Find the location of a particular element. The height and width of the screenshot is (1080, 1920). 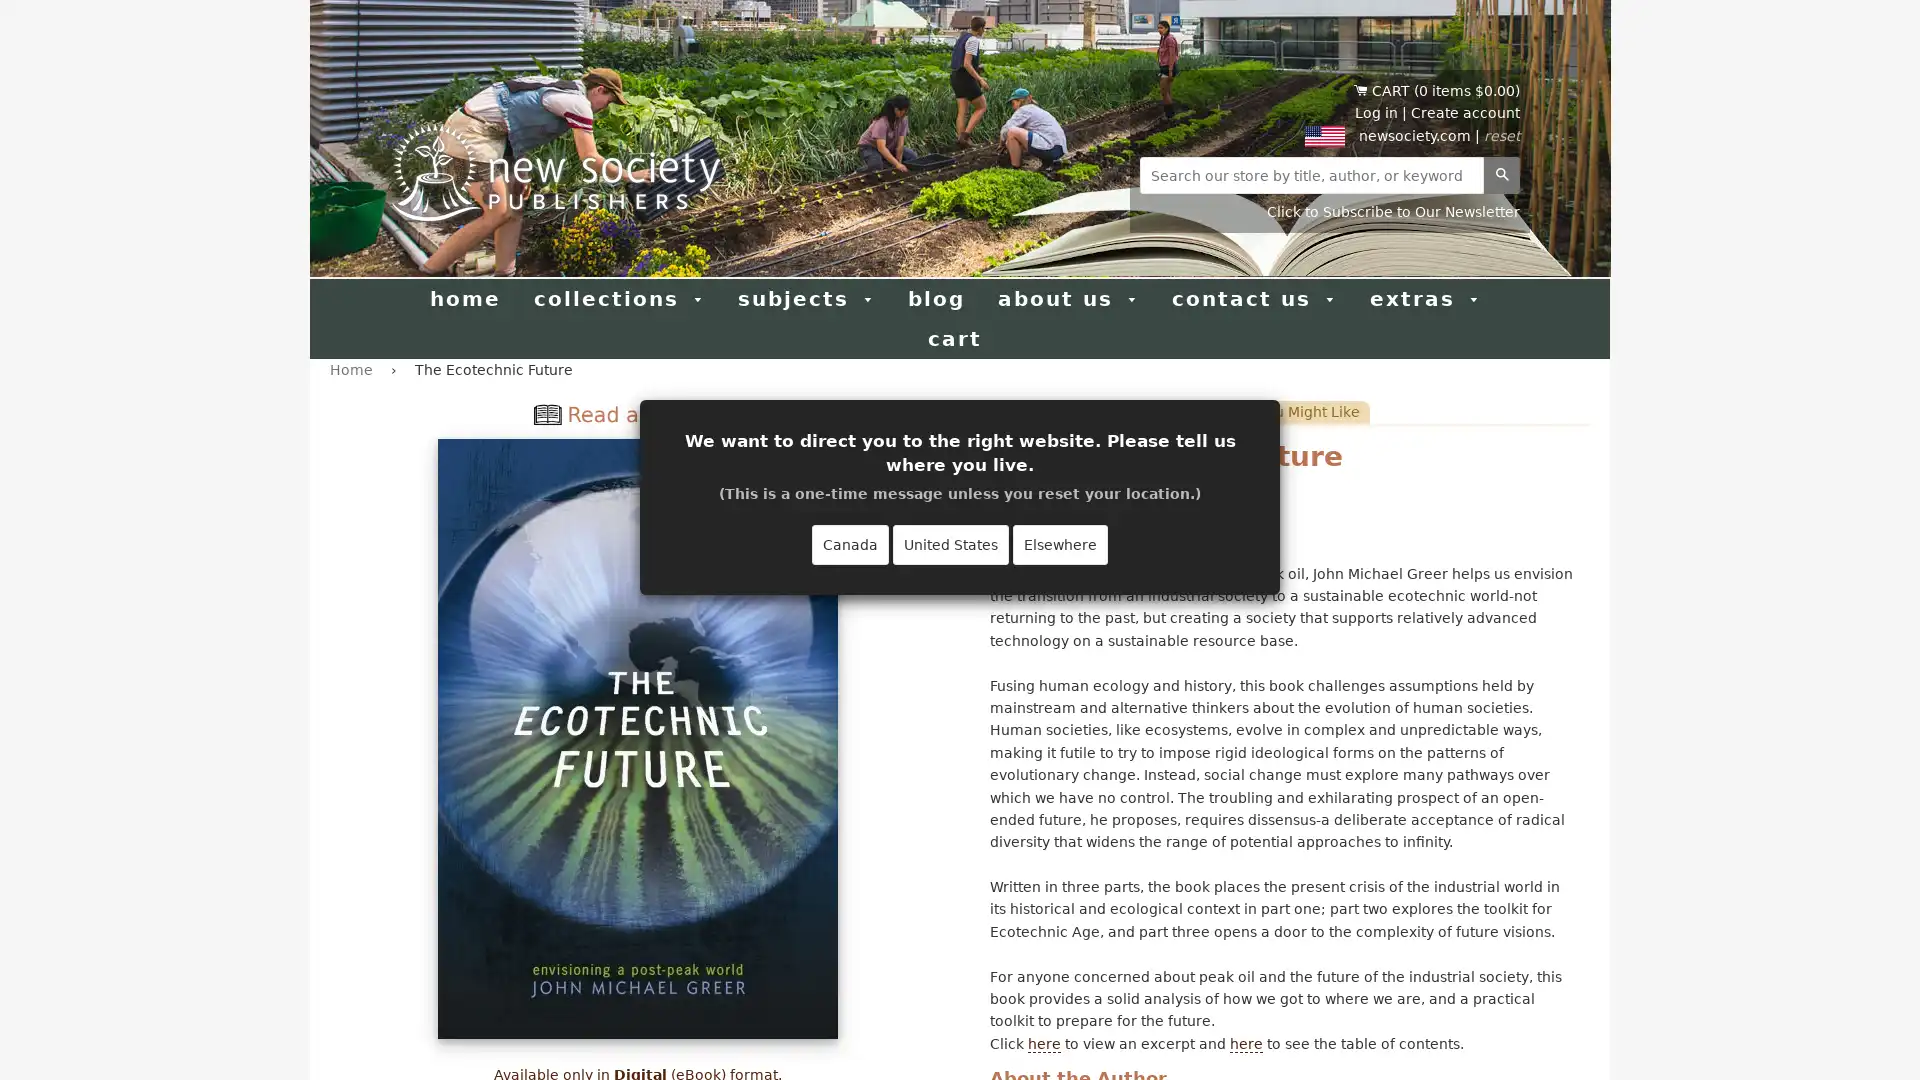

United States is located at coordinates (949, 544).